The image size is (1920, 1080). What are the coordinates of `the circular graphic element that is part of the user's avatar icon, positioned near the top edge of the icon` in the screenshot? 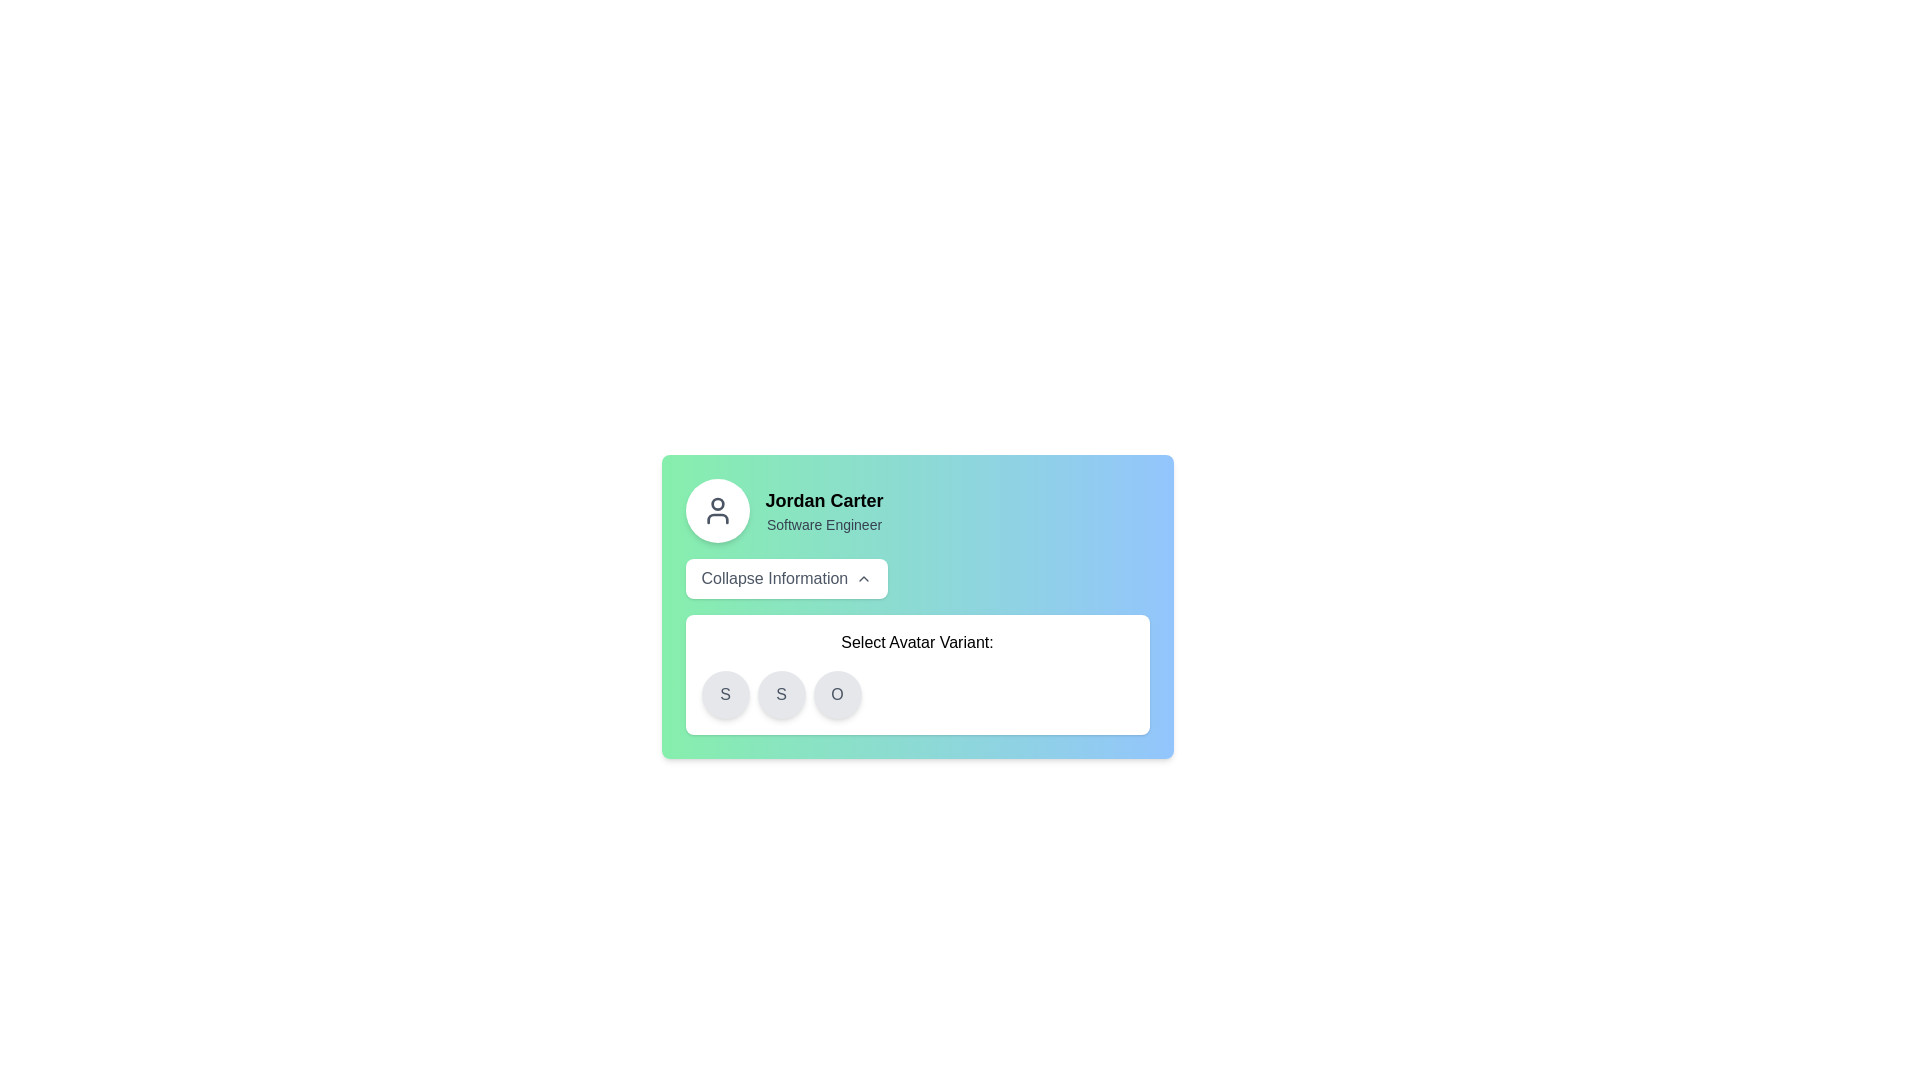 It's located at (717, 503).